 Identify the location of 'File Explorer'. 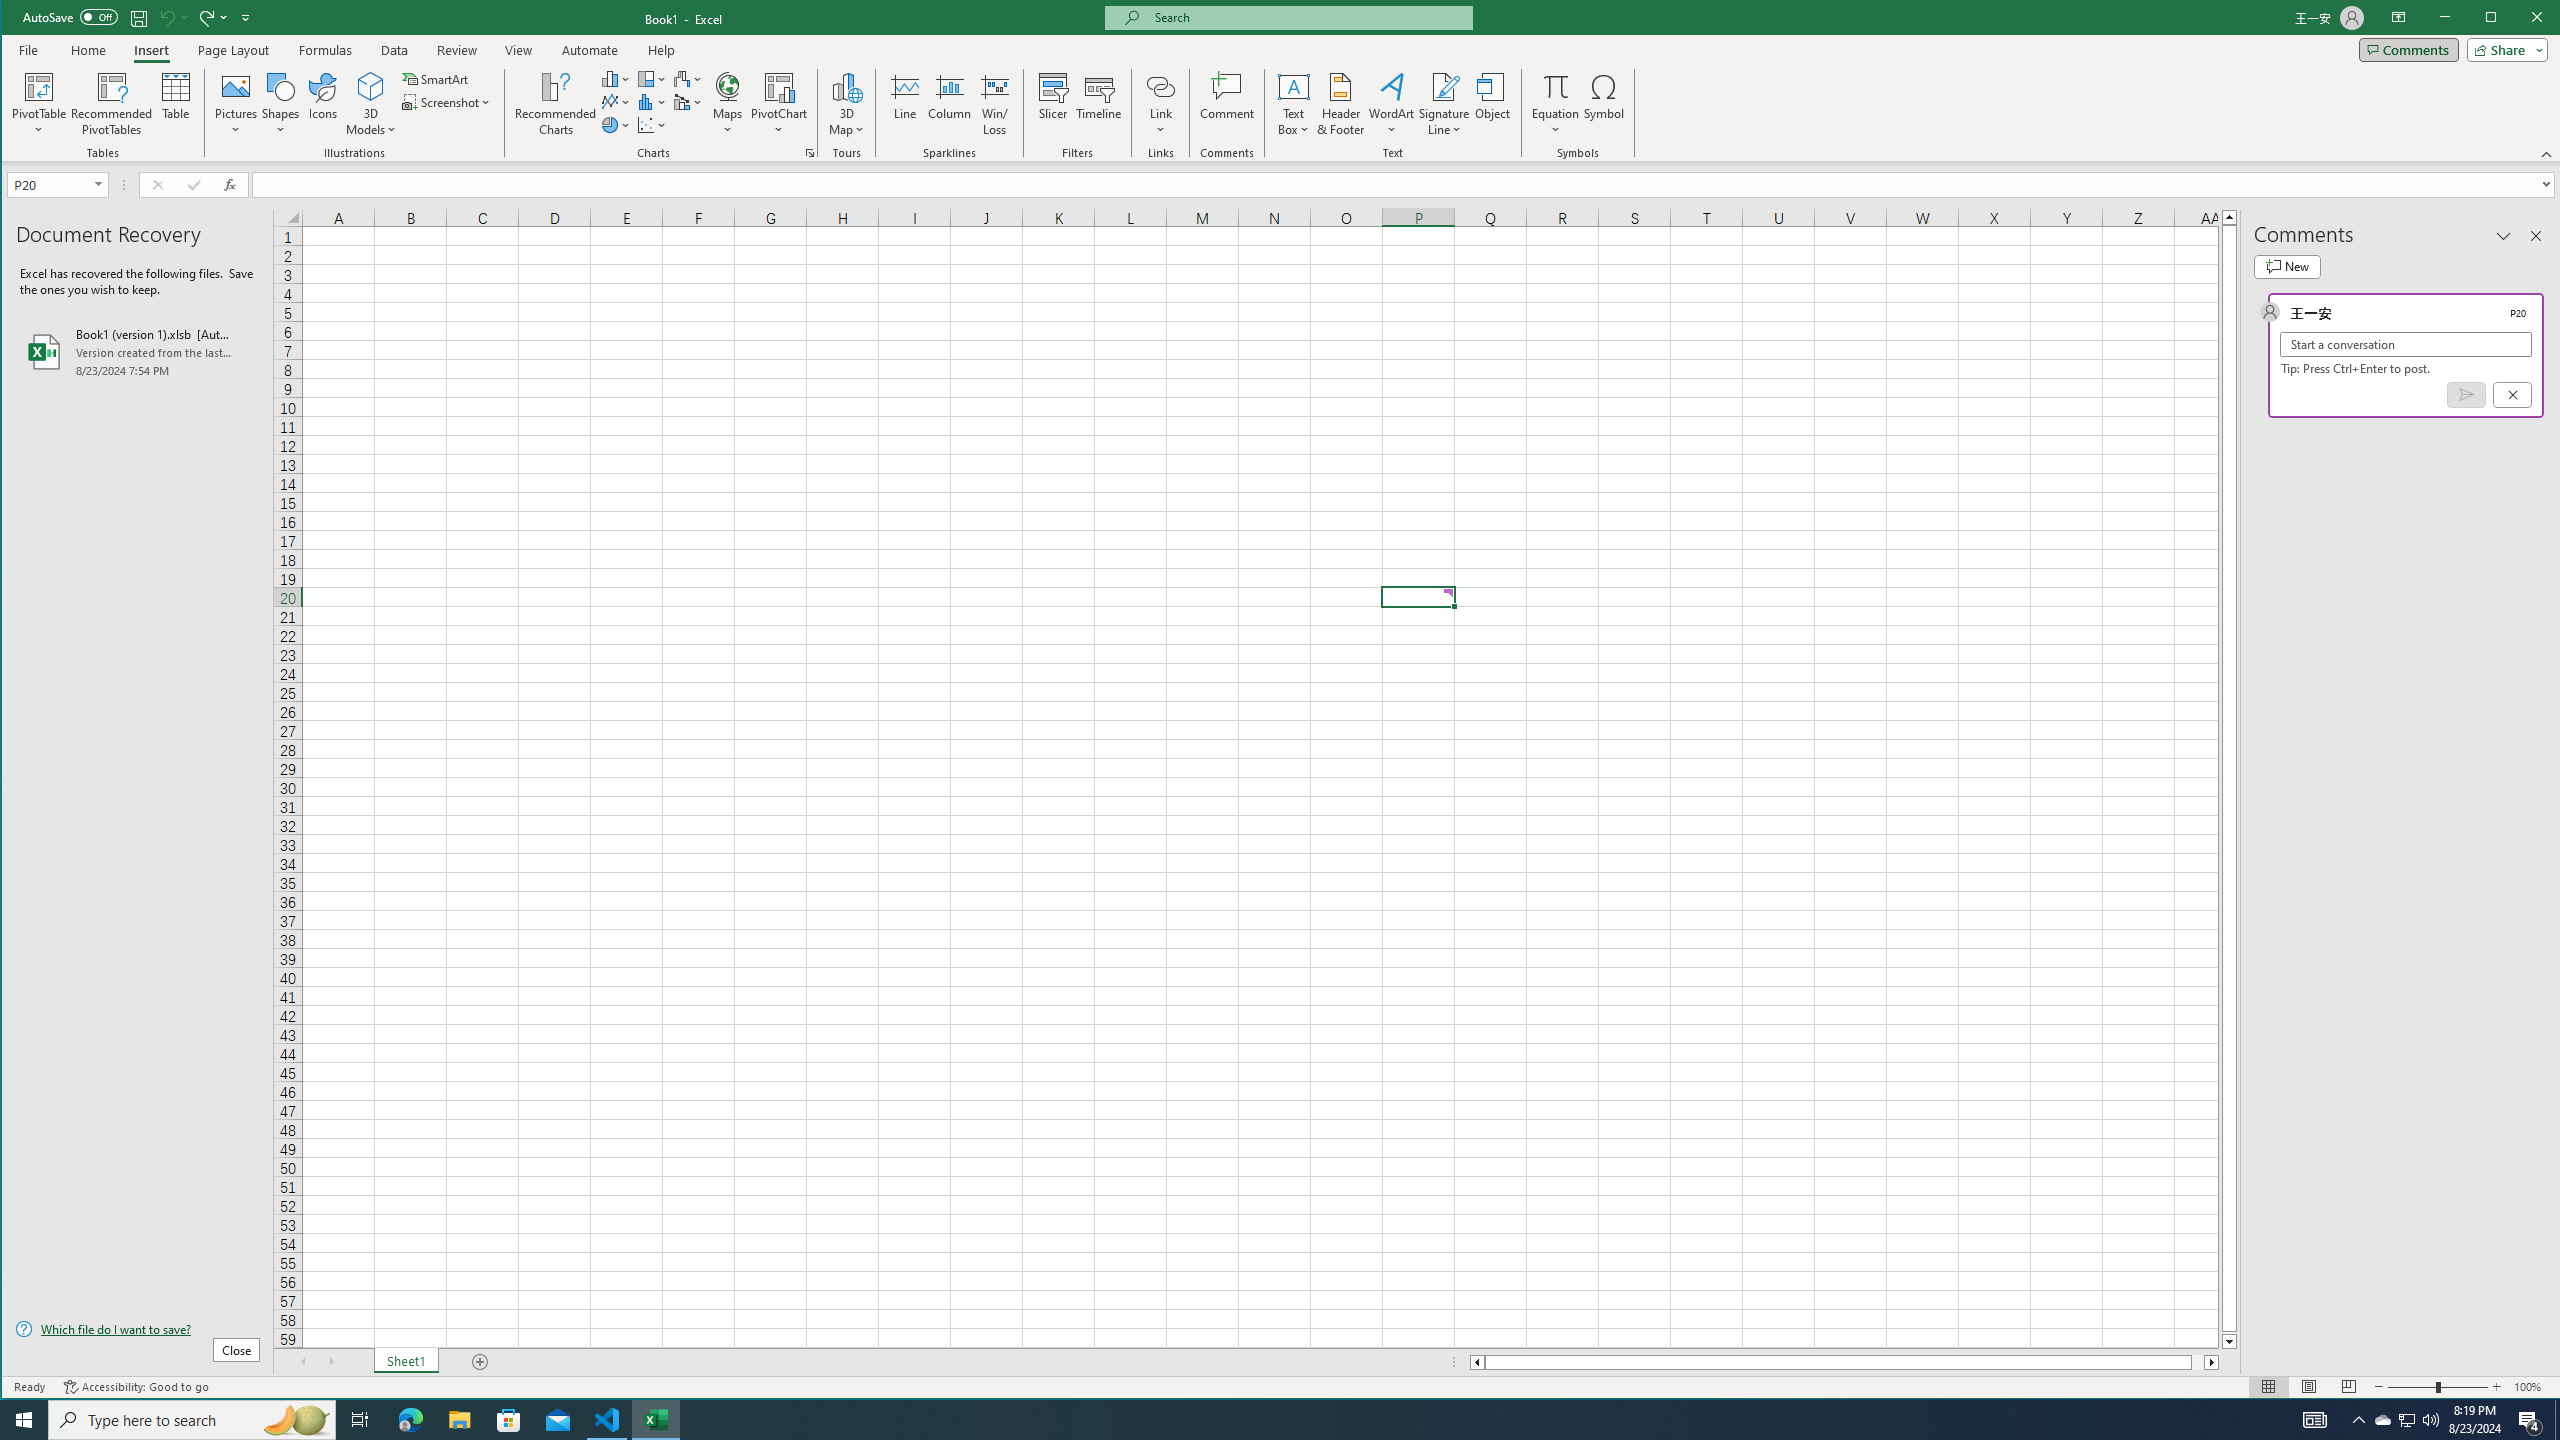
(458, 1418).